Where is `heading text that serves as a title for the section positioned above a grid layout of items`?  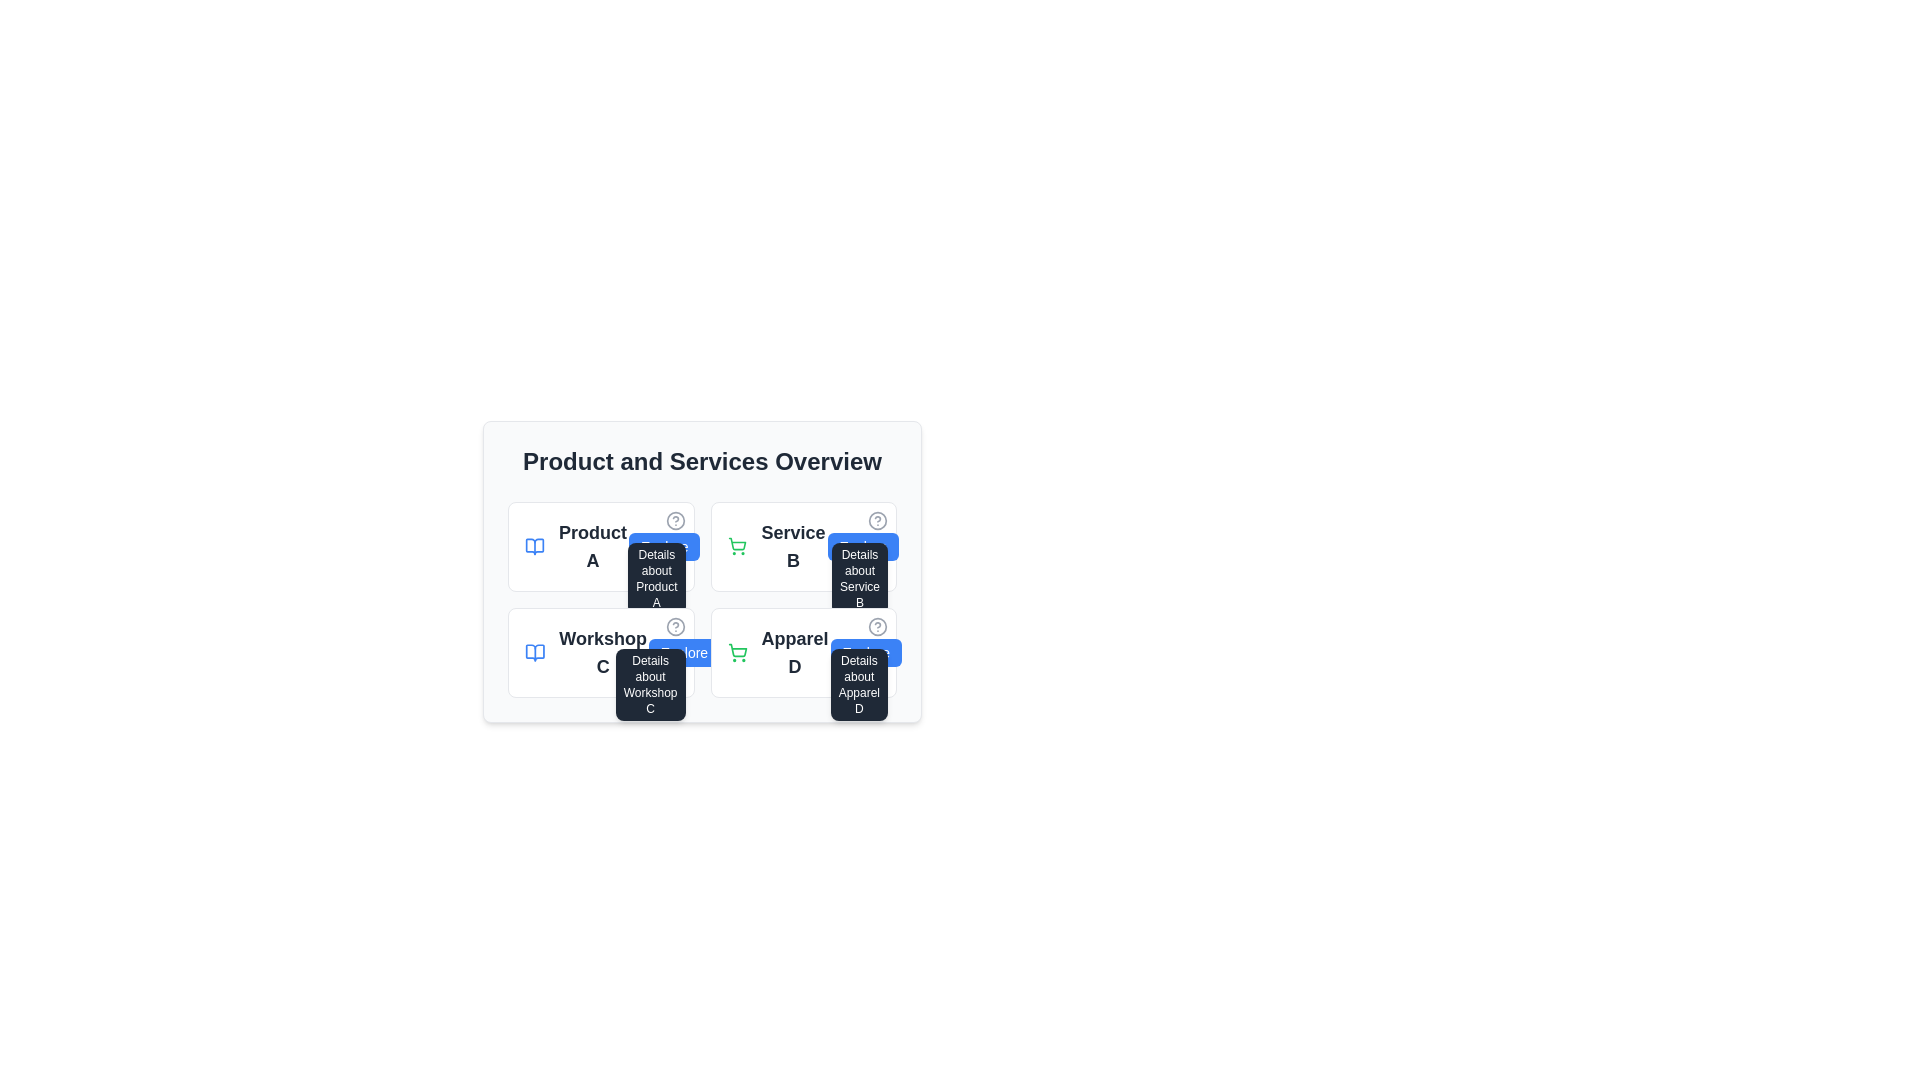 heading text that serves as a title for the section positioned above a grid layout of items is located at coordinates (702, 462).